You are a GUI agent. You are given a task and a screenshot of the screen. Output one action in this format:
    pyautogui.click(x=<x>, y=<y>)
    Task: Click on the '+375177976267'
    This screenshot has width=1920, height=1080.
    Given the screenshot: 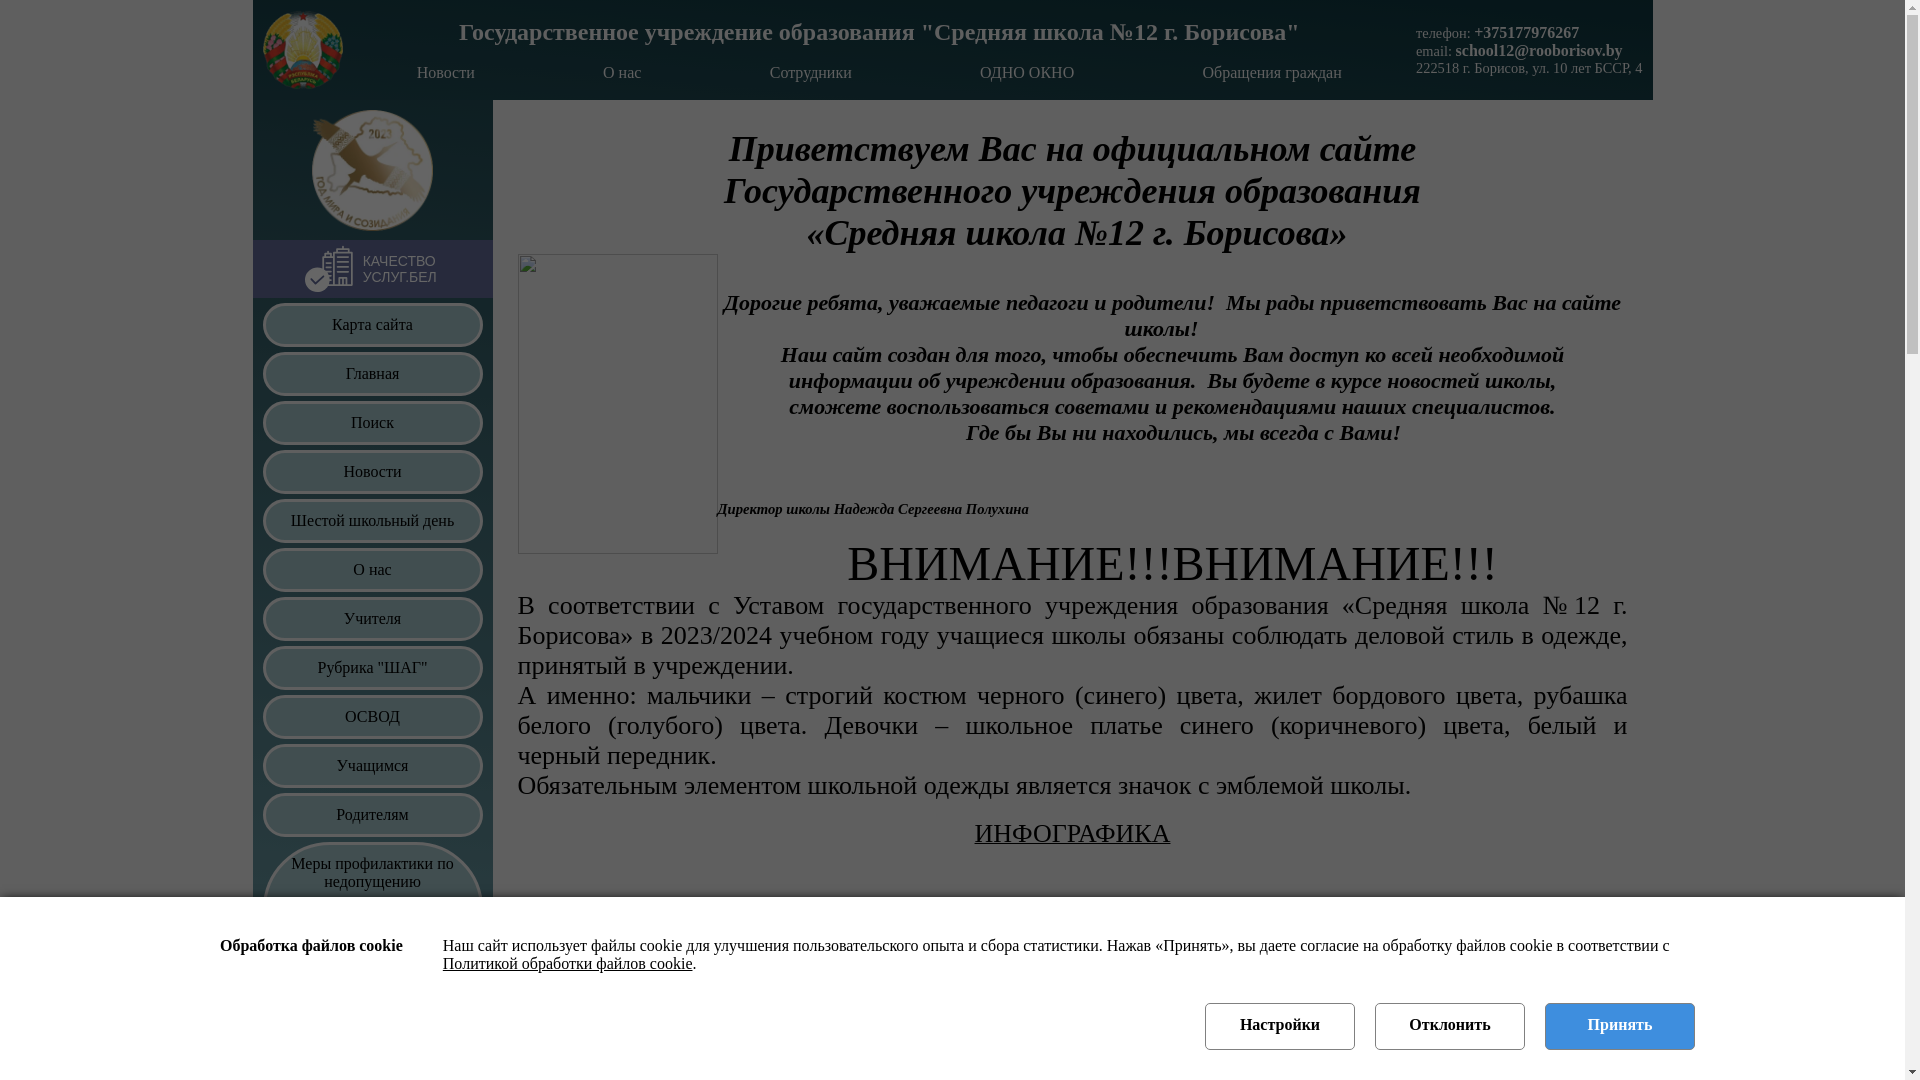 What is the action you would take?
    pyautogui.click(x=1473, y=32)
    